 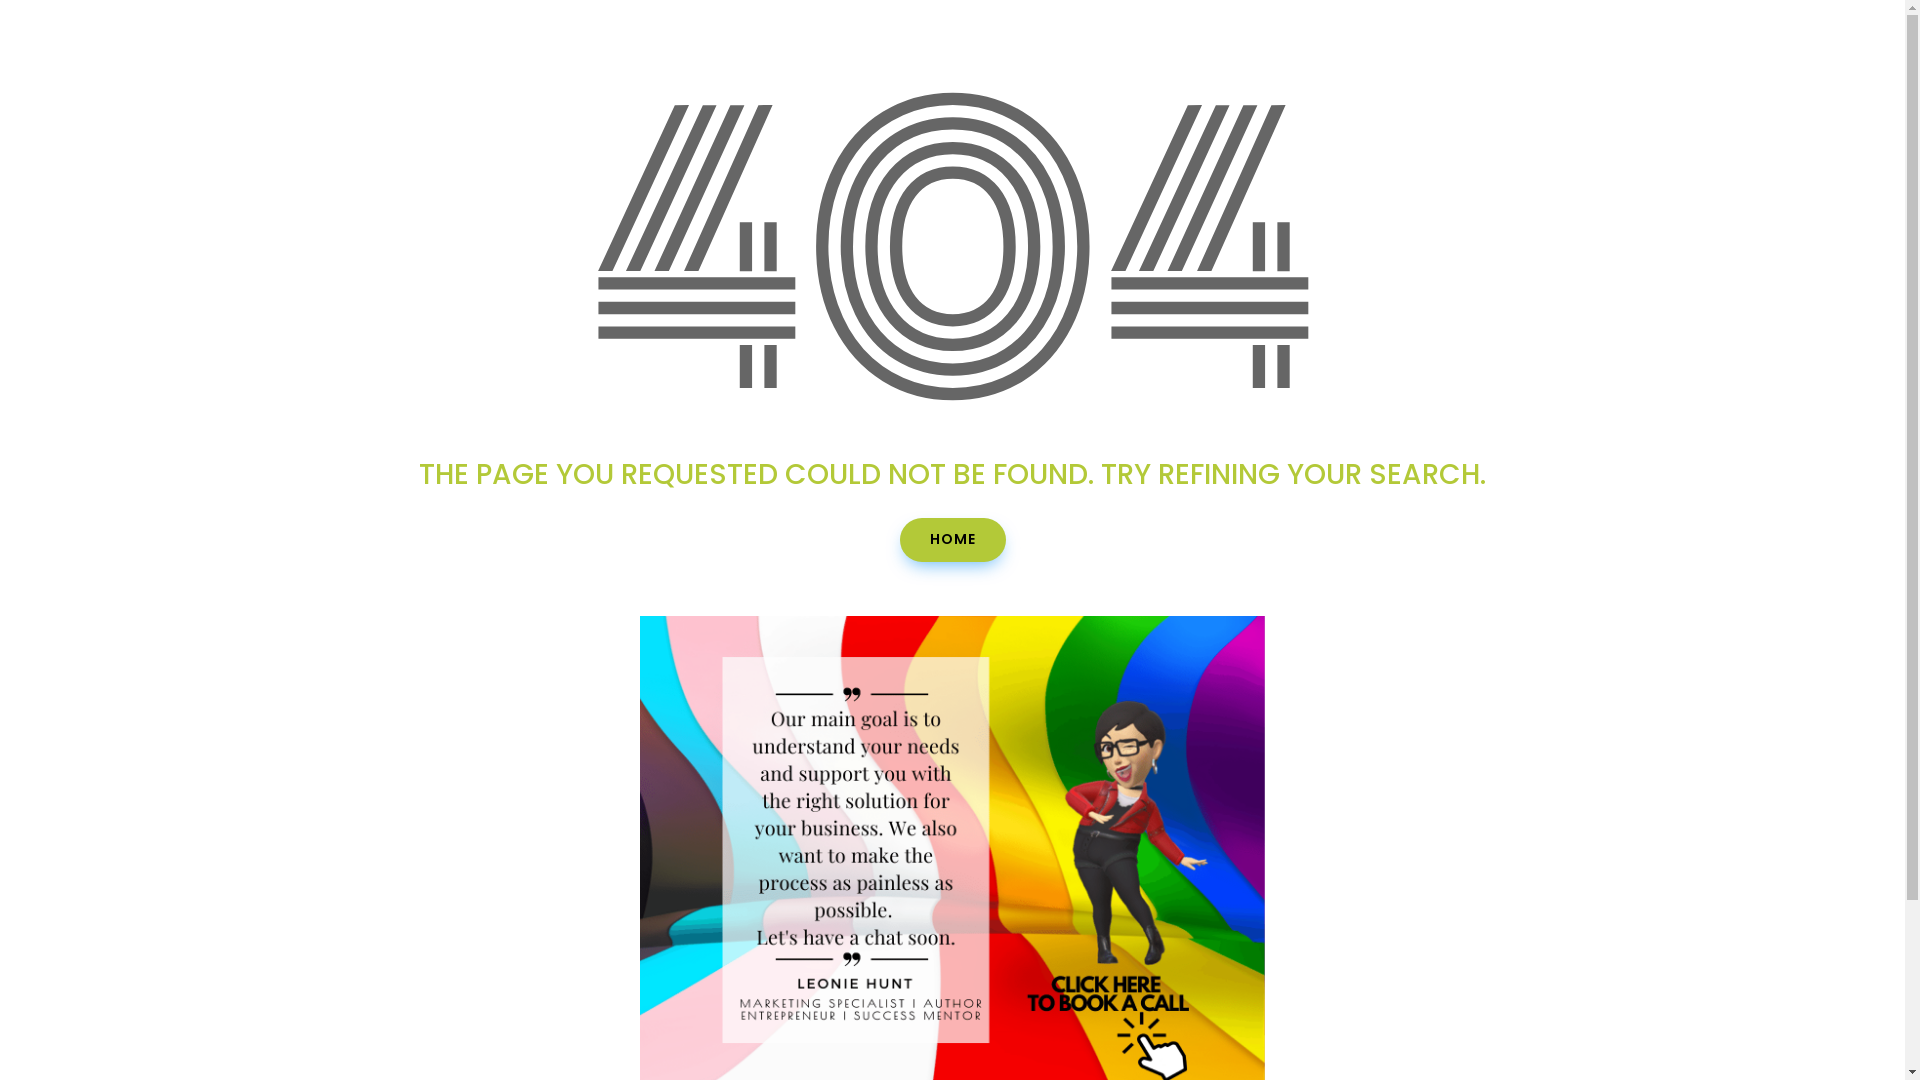 What do you see at coordinates (952, 540) in the screenshot?
I see `'HOME'` at bounding box center [952, 540].